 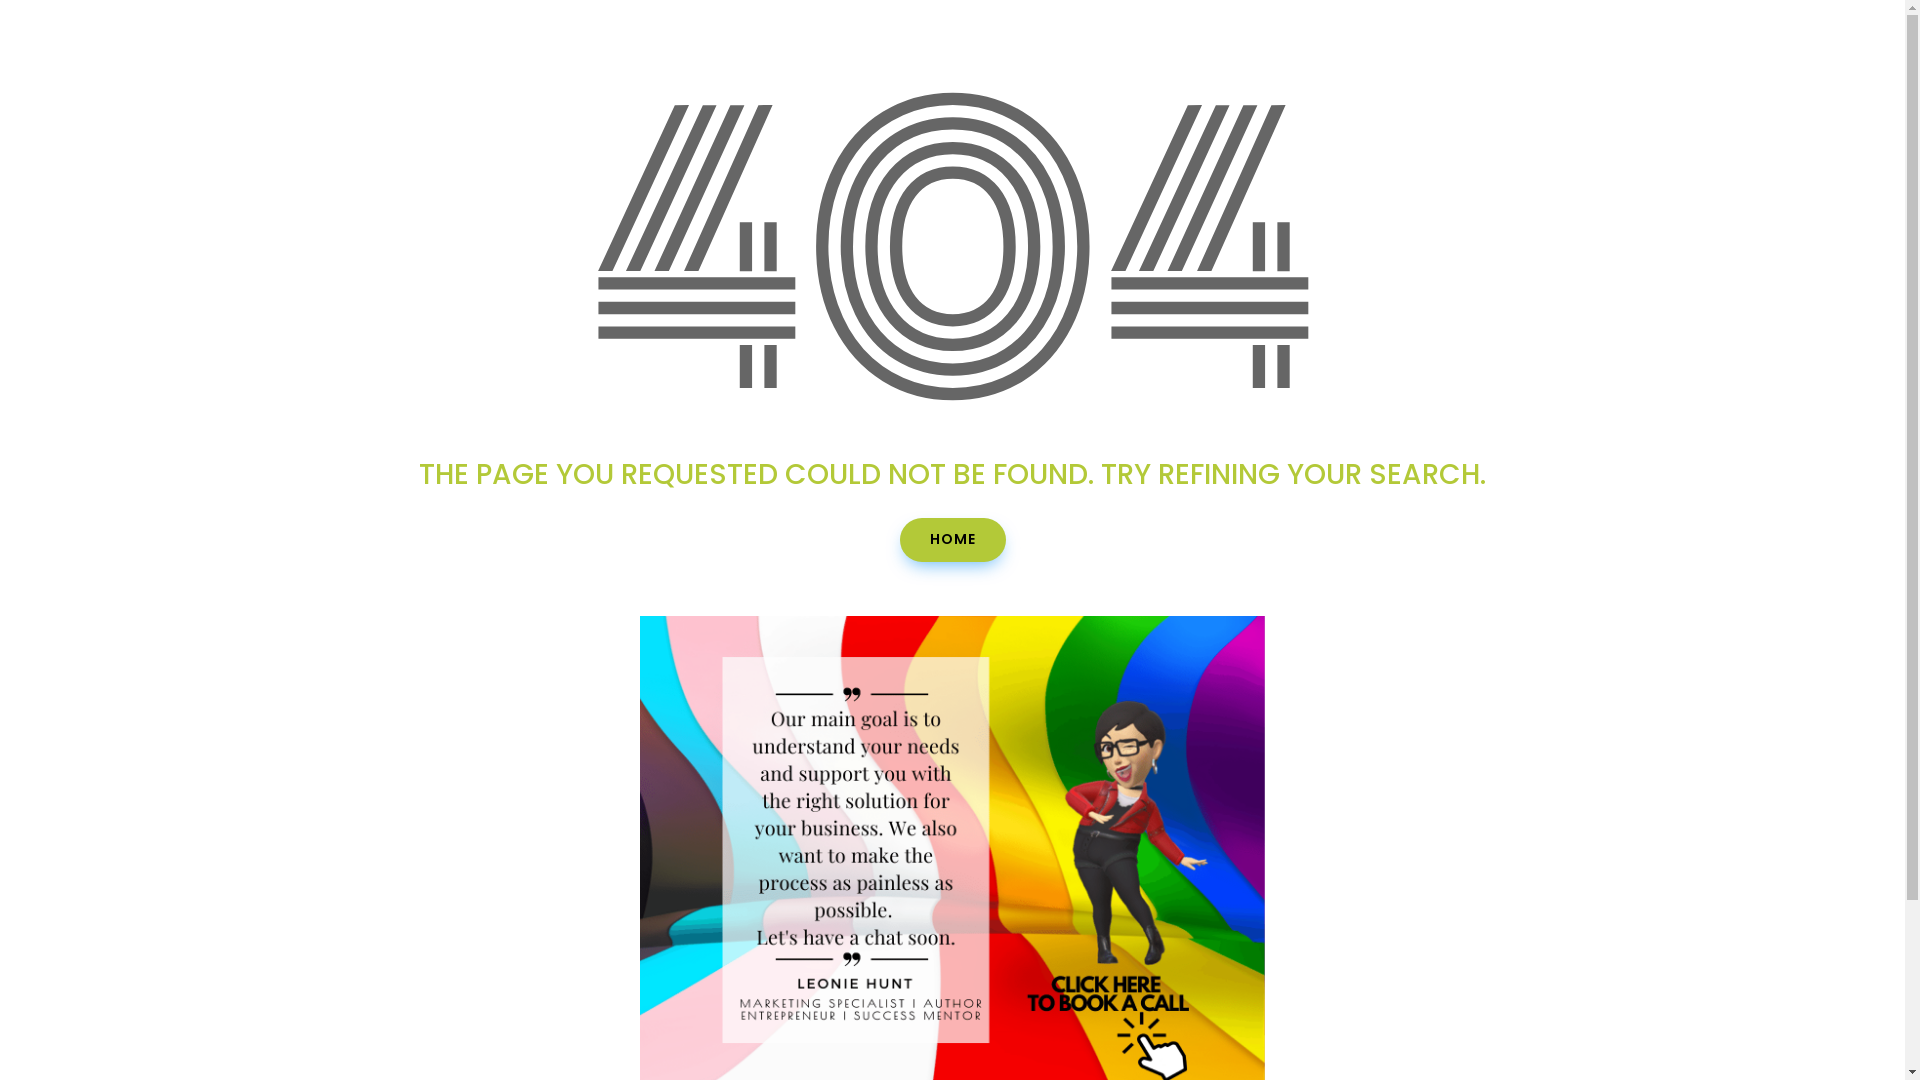 What do you see at coordinates (952, 540) in the screenshot?
I see `'HOME'` at bounding box center [952, 540].